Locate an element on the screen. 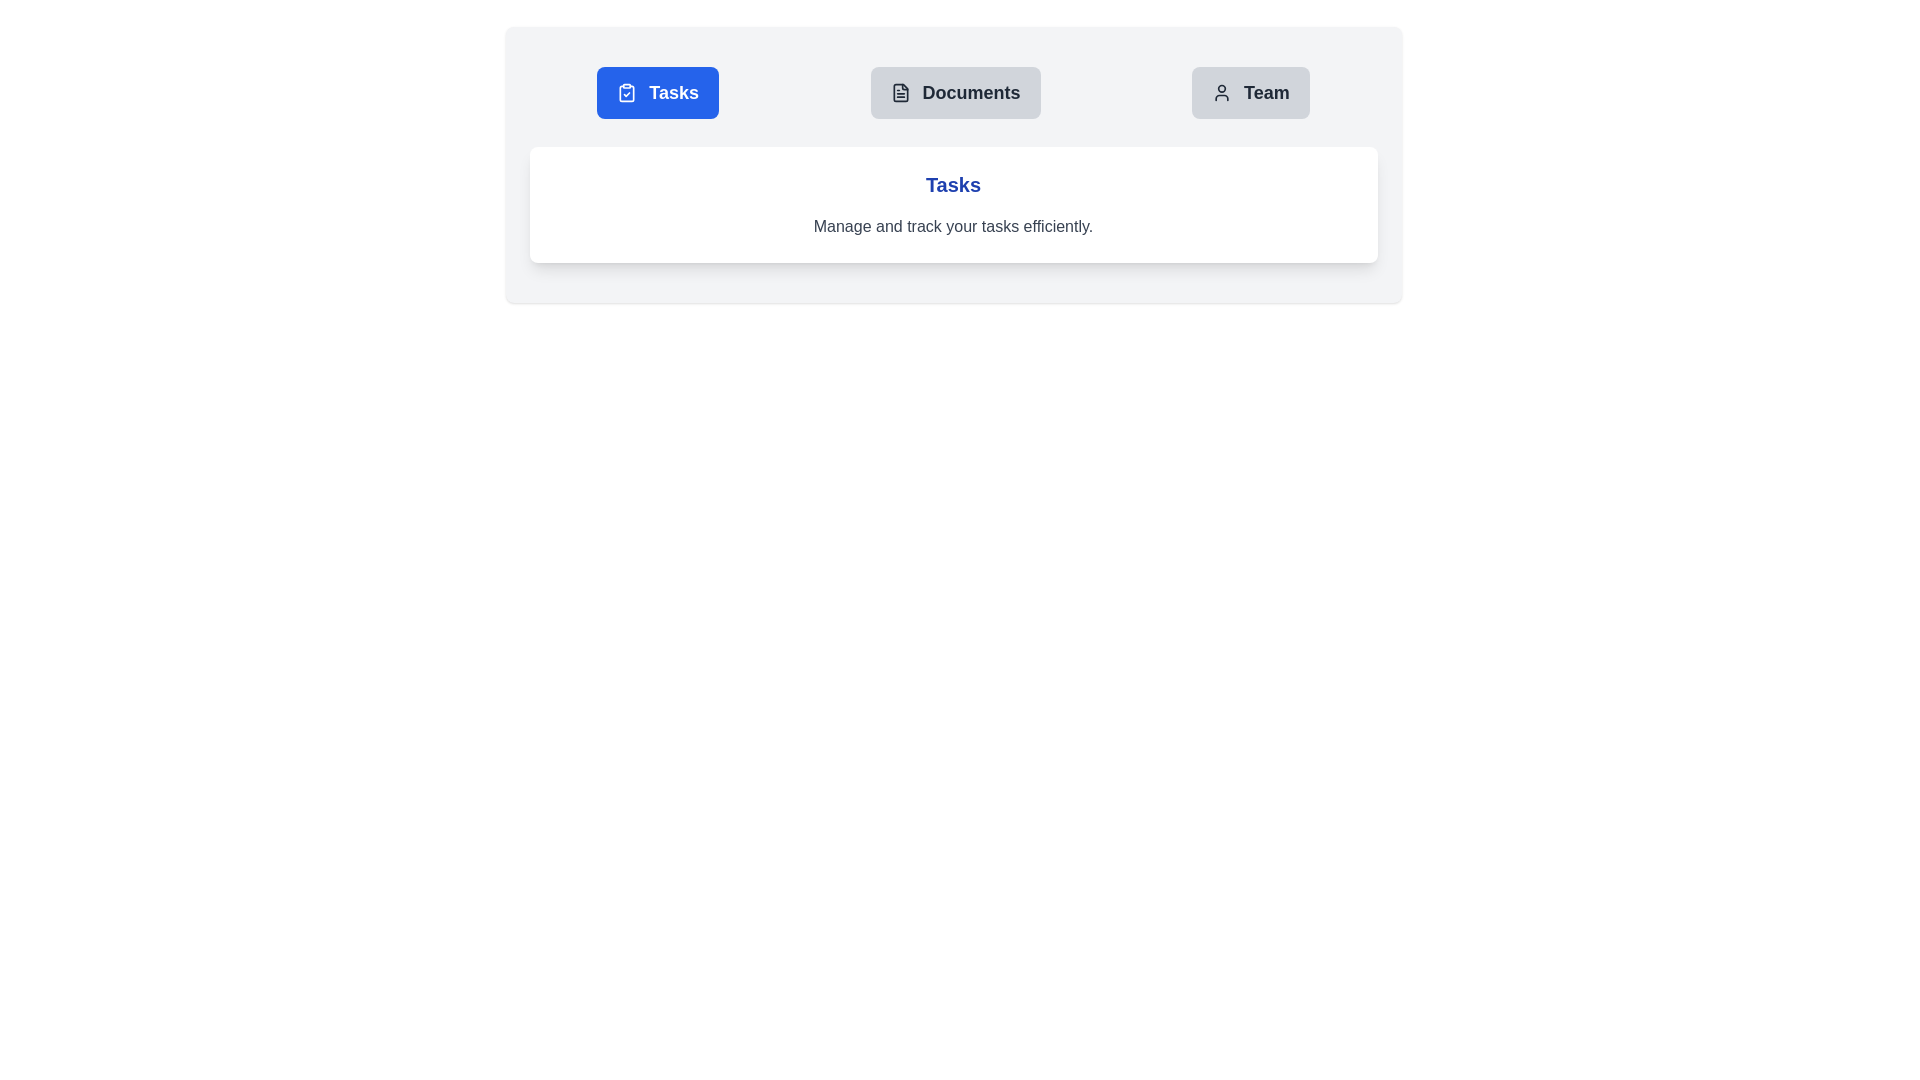 This screenshot has width=1920, height=1080. the tab labeled Tasks to display its associated content is located at coordinates (658, 92).